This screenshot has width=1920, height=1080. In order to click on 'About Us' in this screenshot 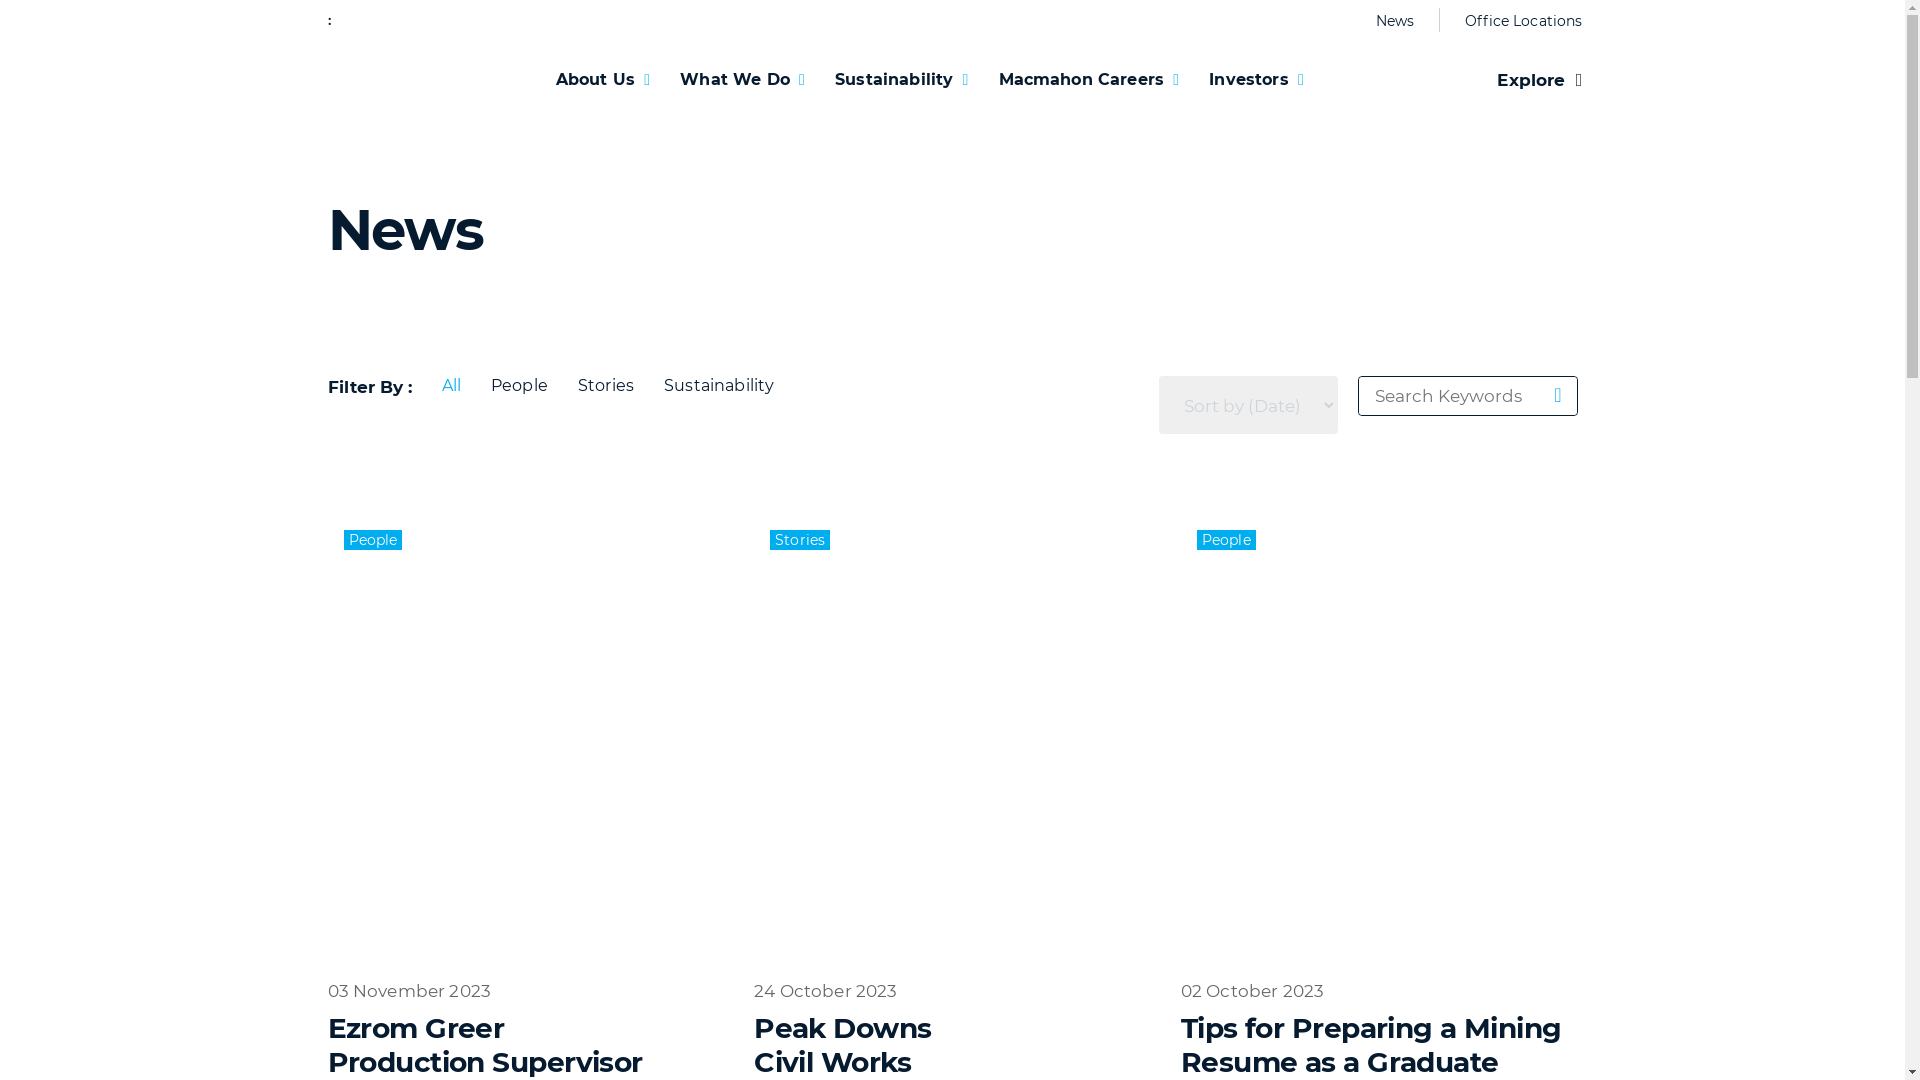, I will do `click(602, 78)`.